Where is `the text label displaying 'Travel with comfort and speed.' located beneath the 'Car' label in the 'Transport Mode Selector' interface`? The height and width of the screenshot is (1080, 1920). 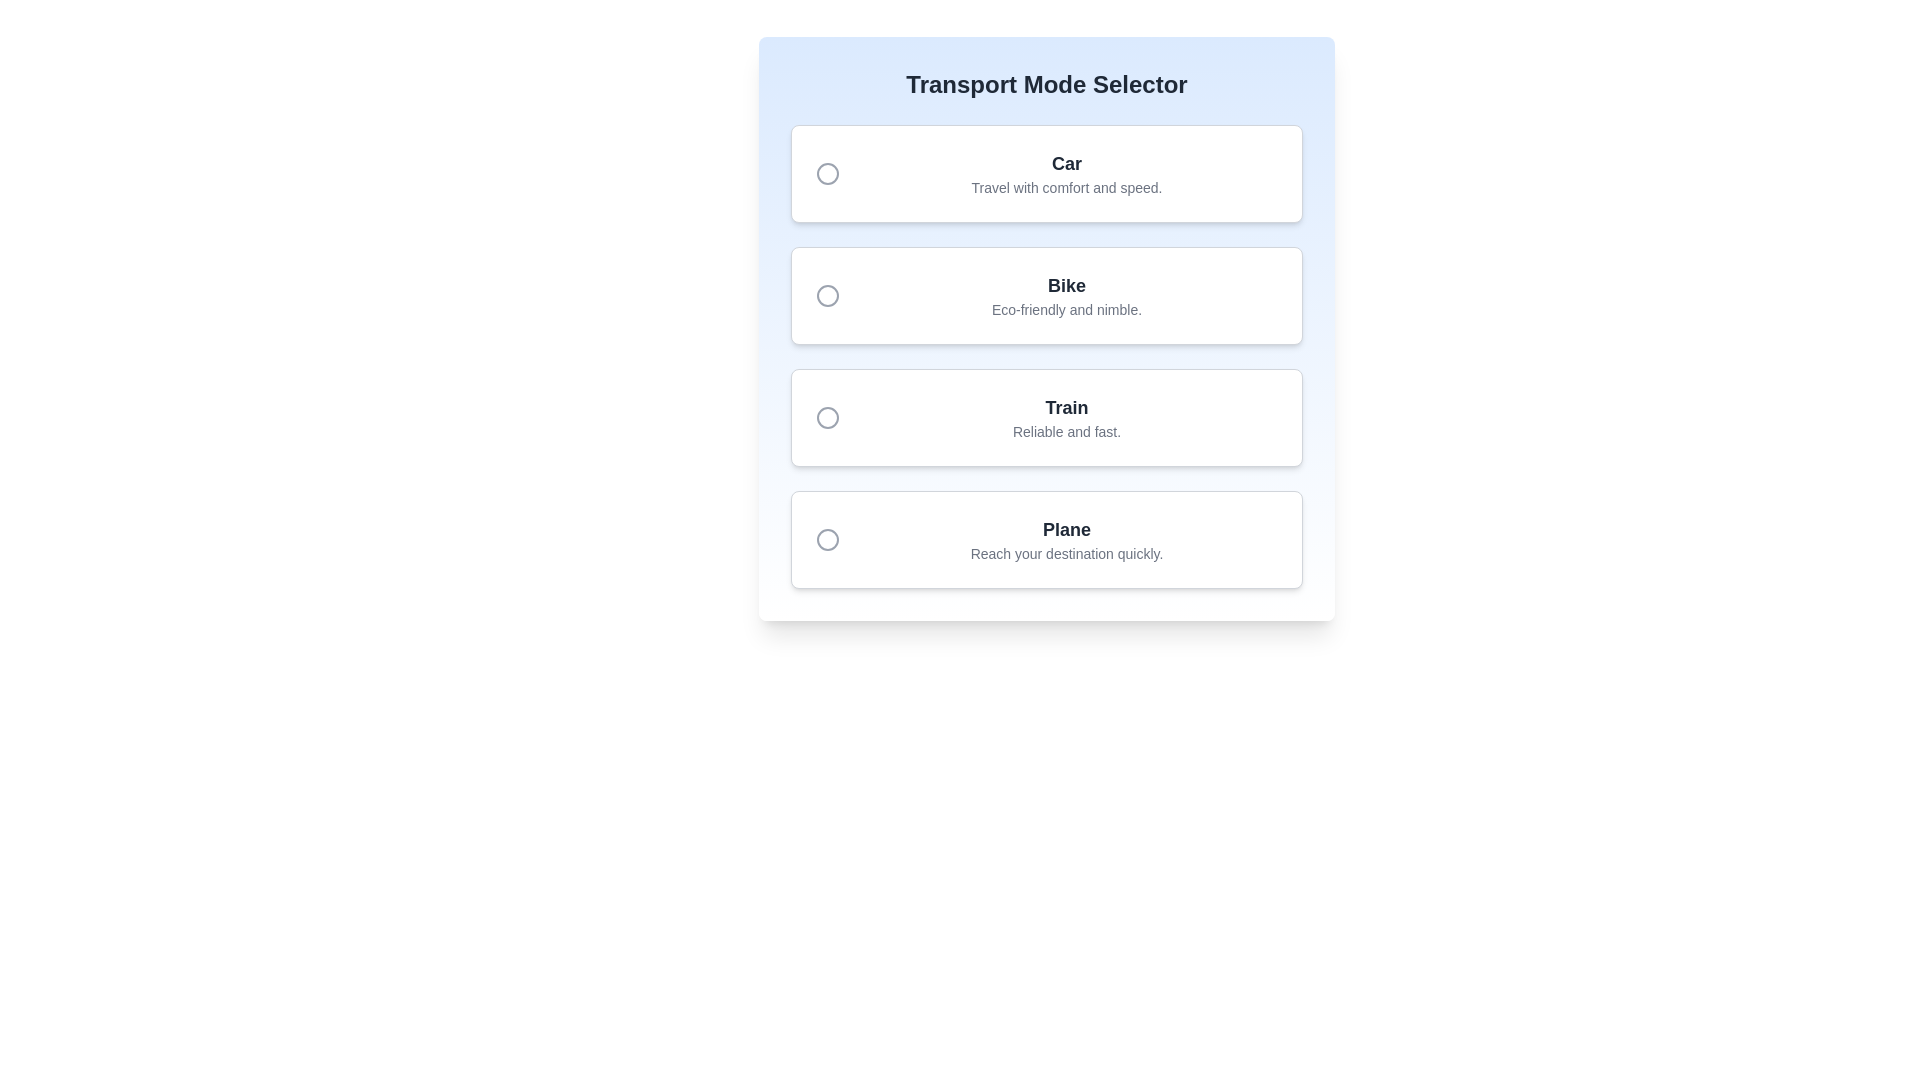 the text label displaying 'Travel with comfort and speed.' located beneath the 'Car' label in the 'Transport Mode Selector' interface is located at coordinates (1065, 188).